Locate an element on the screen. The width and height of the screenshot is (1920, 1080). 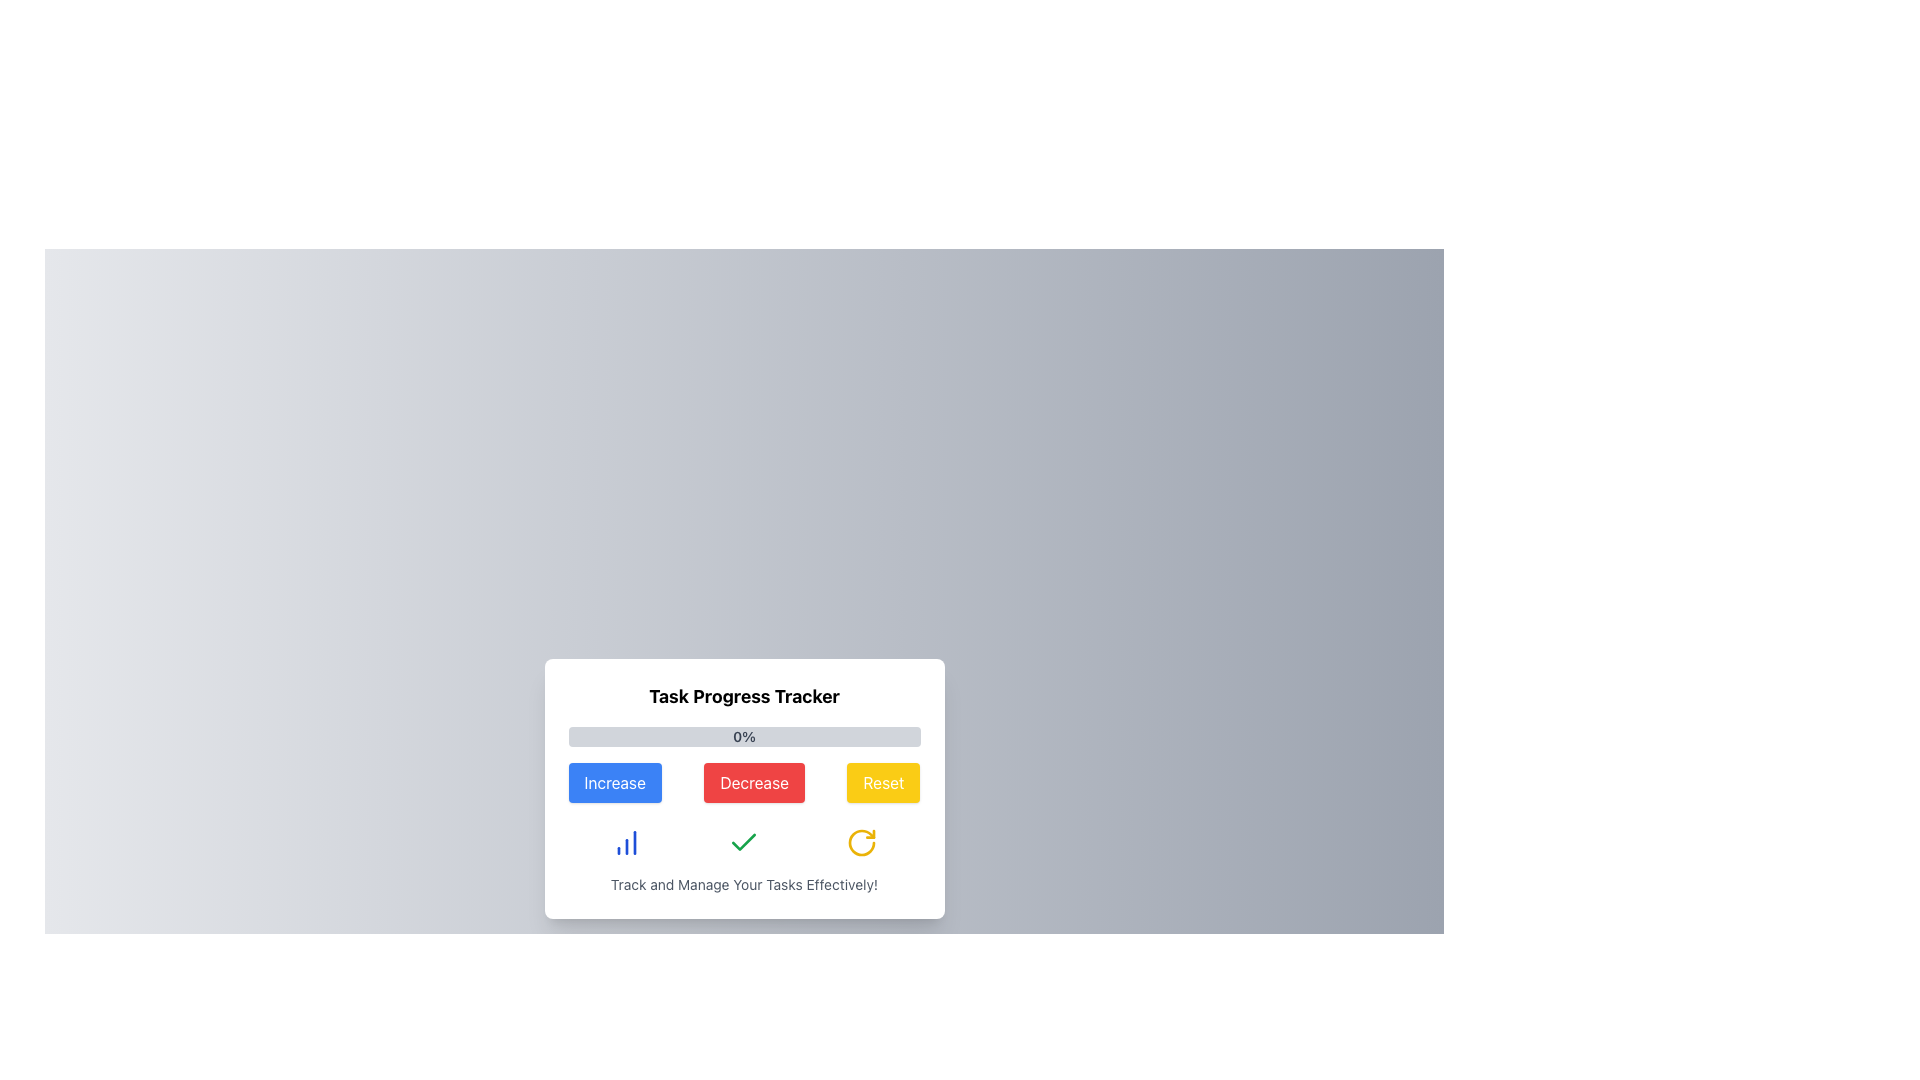
the 'Reset' button, which is a rectangular button with a yellow background and white text, located at the rightmost side of a row of three buttons is located at coordinates (882, 782).